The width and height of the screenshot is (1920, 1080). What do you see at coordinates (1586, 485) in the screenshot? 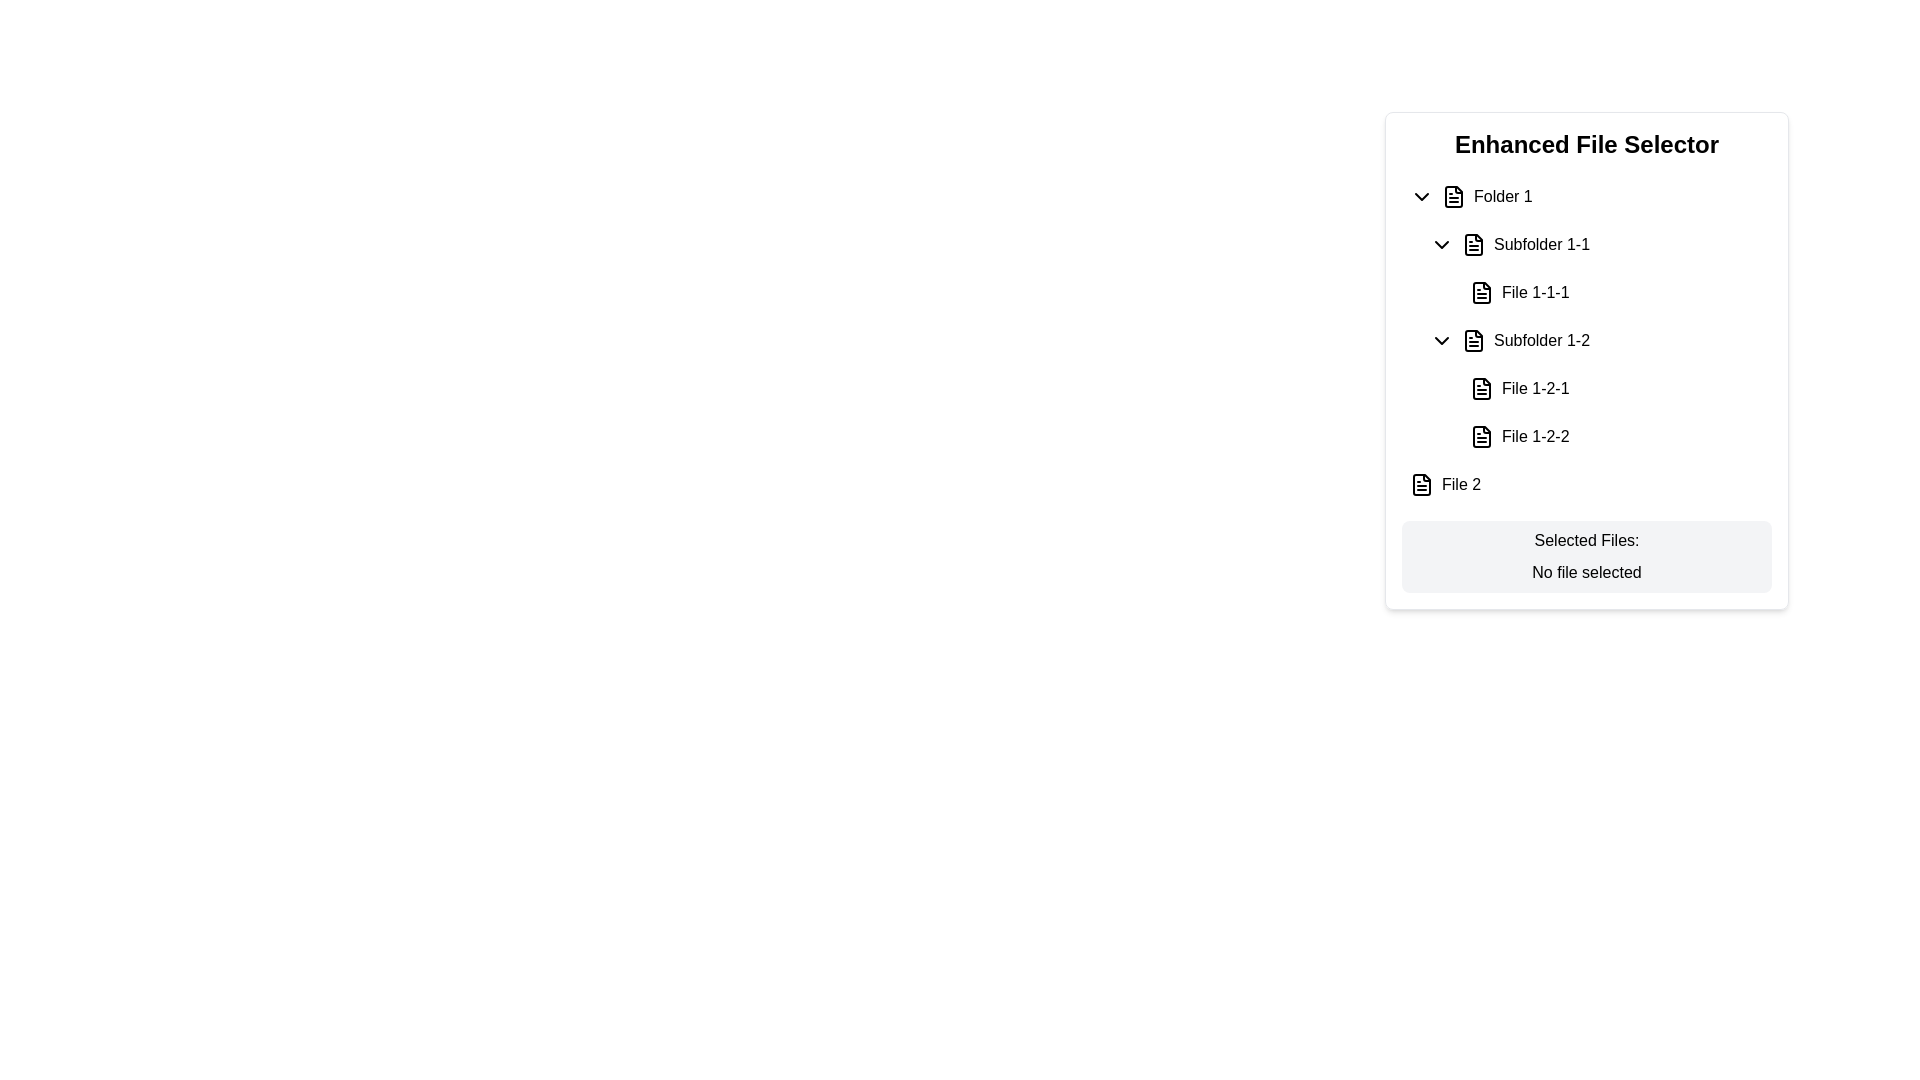
I see `the List item representing 'File 2' to trigger hover effects` at bounding box center [1586, 485].